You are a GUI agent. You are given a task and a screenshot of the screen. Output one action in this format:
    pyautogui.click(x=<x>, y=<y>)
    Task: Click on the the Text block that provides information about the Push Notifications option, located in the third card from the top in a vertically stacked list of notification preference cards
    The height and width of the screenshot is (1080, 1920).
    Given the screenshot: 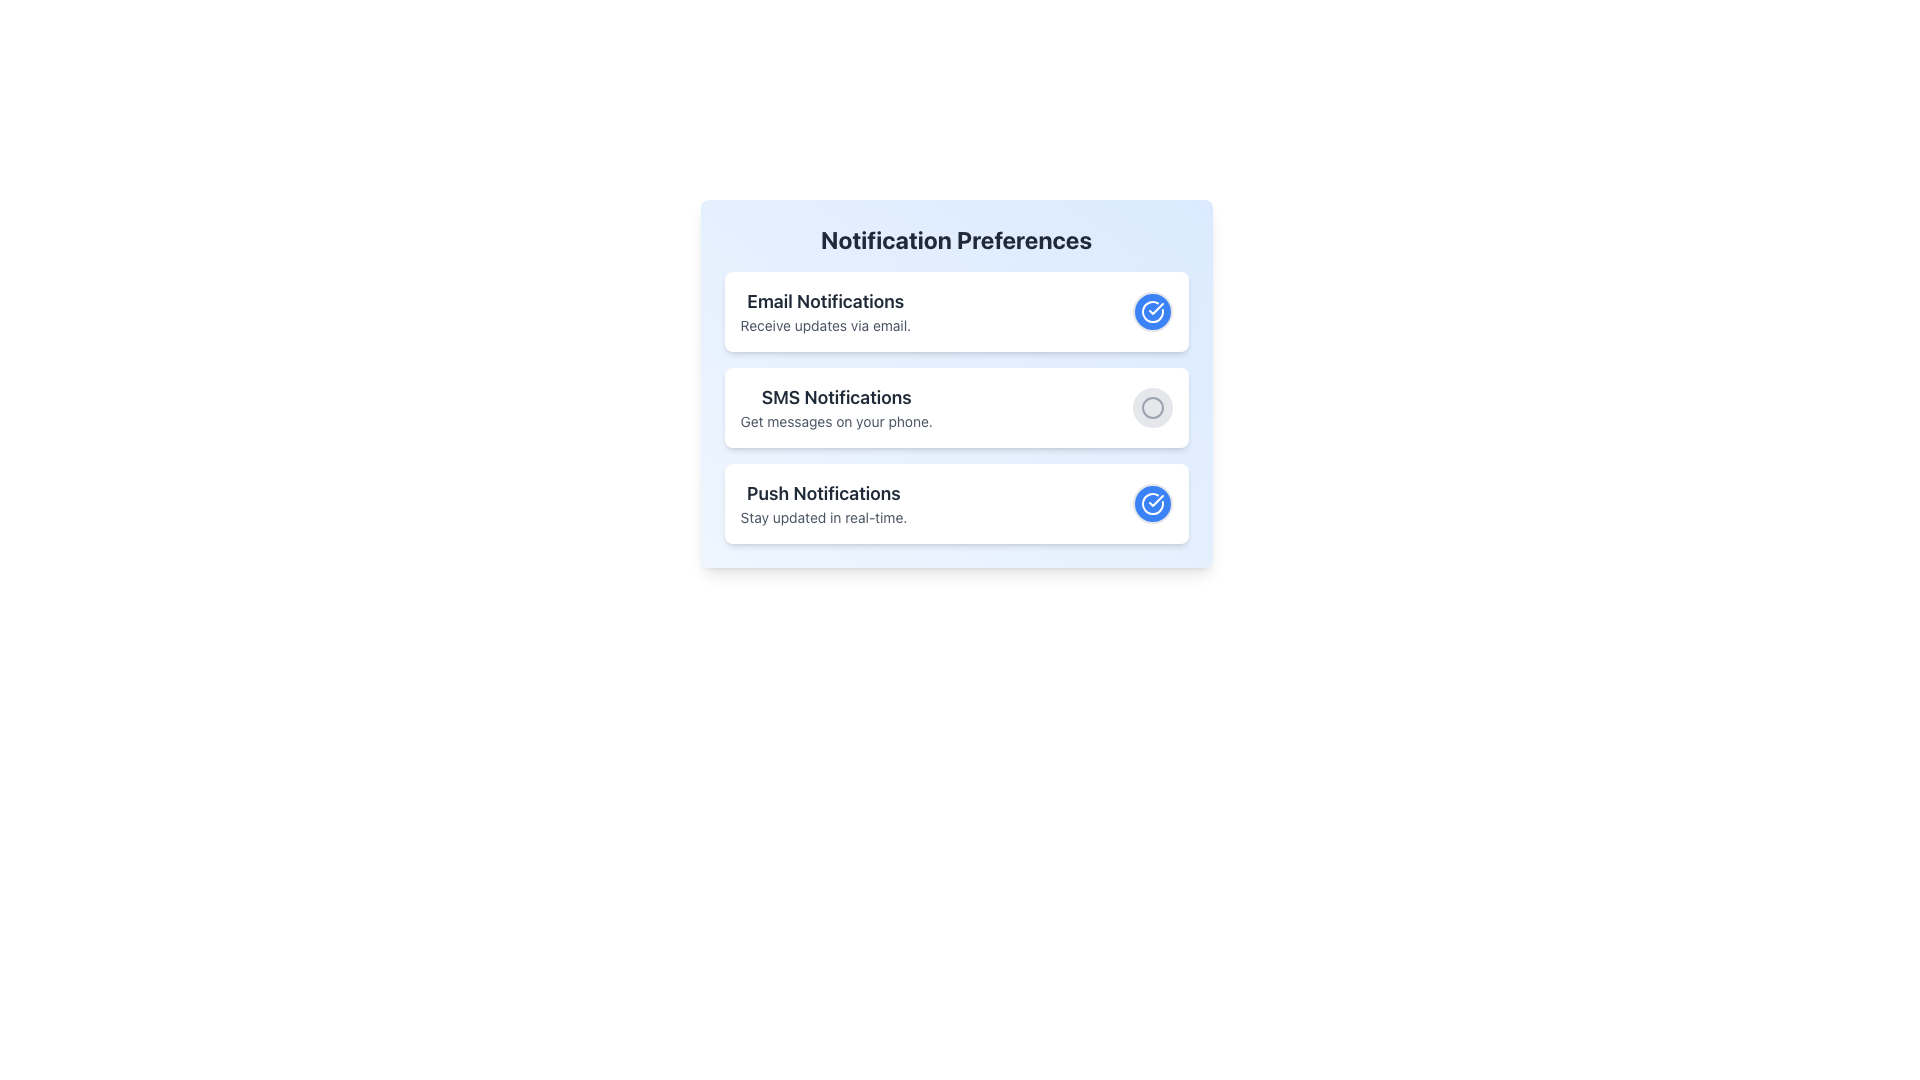 What is the action you would take?
    pyautogui.click(x=823, y=503)
    